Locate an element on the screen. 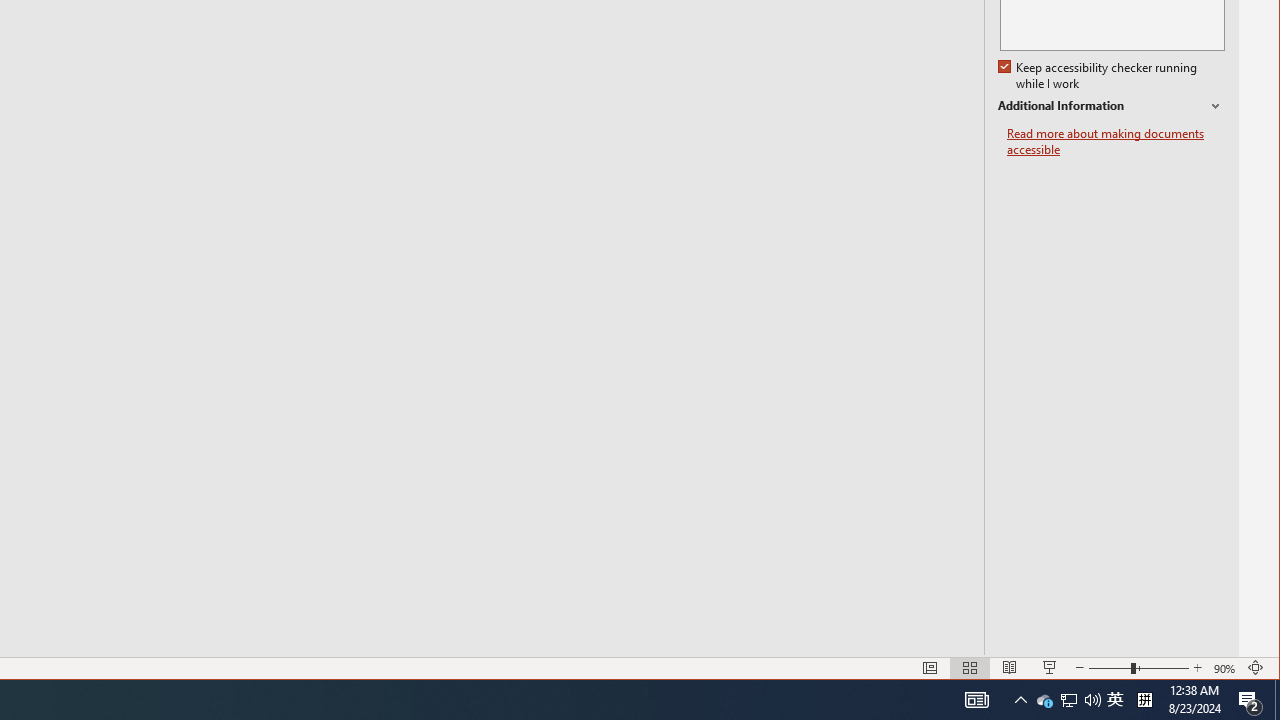 The image size is (1280, 720). 'Additional Information' is located at coordinates (1110, 106).